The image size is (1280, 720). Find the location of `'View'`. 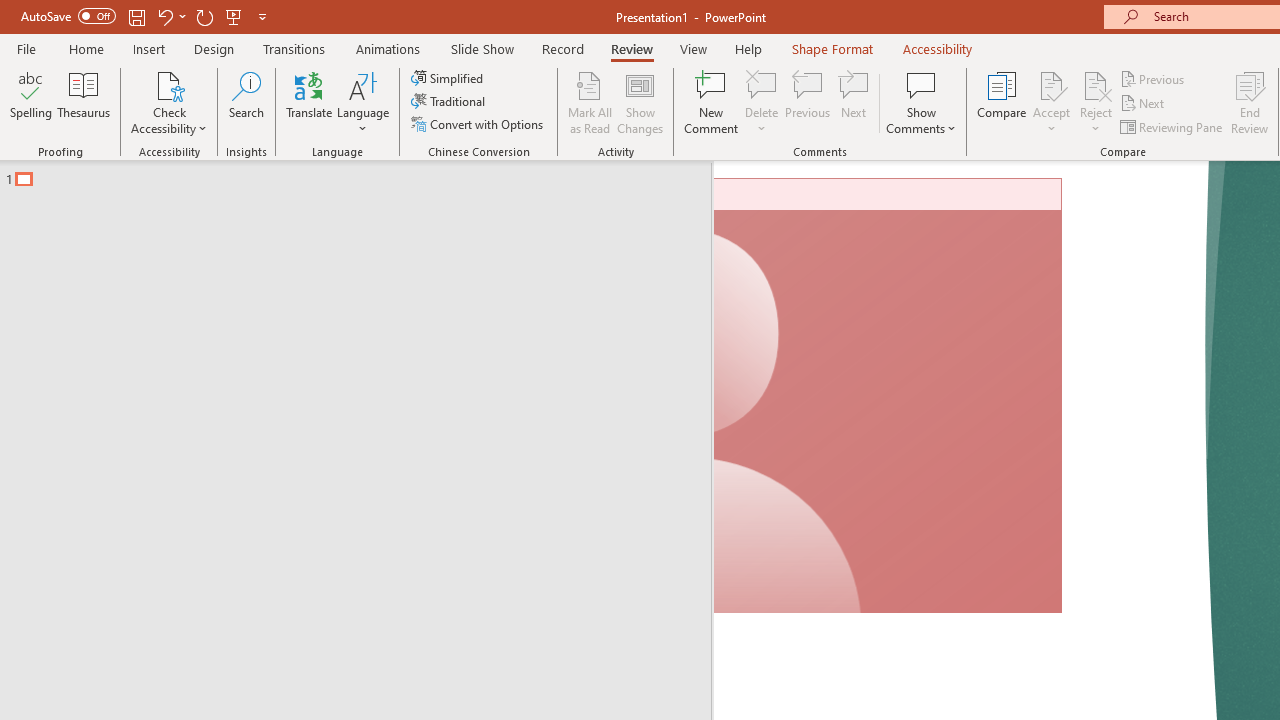

'View' is located at coordinates (693, 48).